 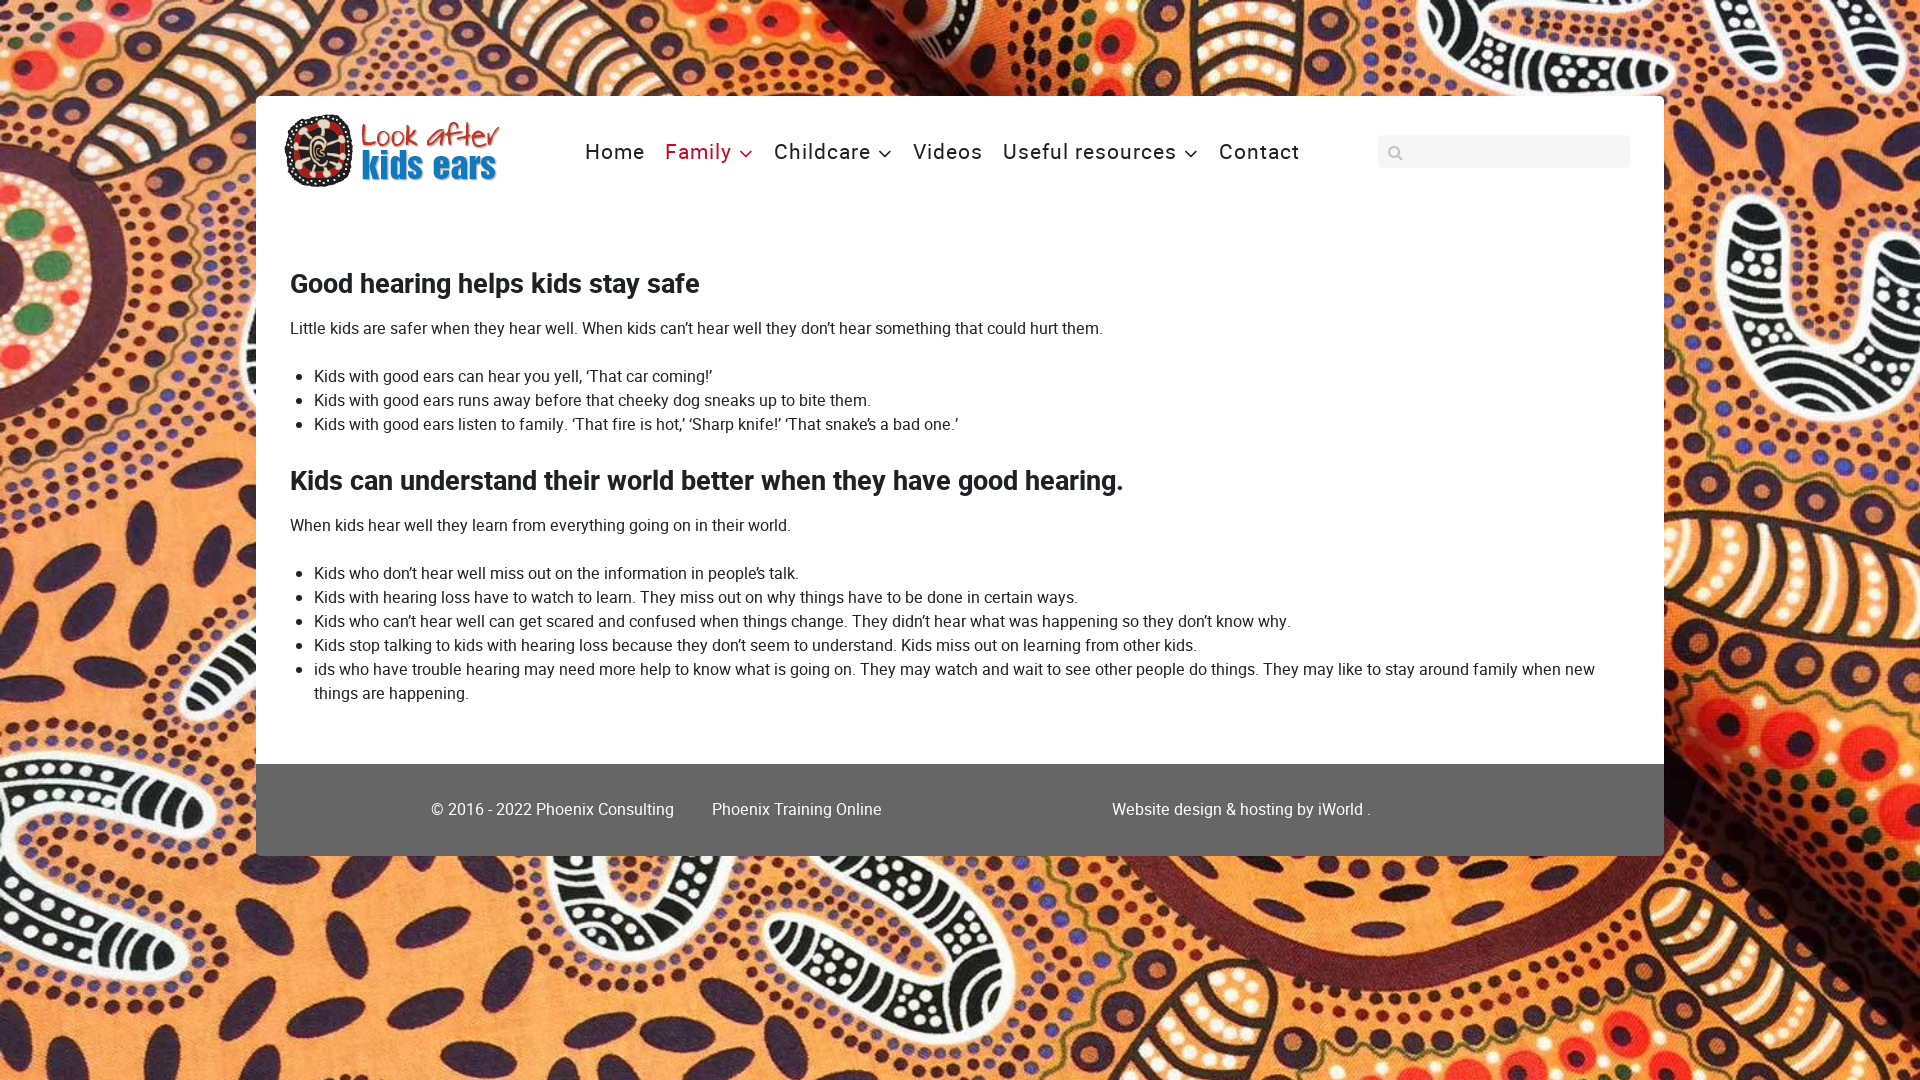 I want to click on 'Childcare', so click(x=833, y=149).